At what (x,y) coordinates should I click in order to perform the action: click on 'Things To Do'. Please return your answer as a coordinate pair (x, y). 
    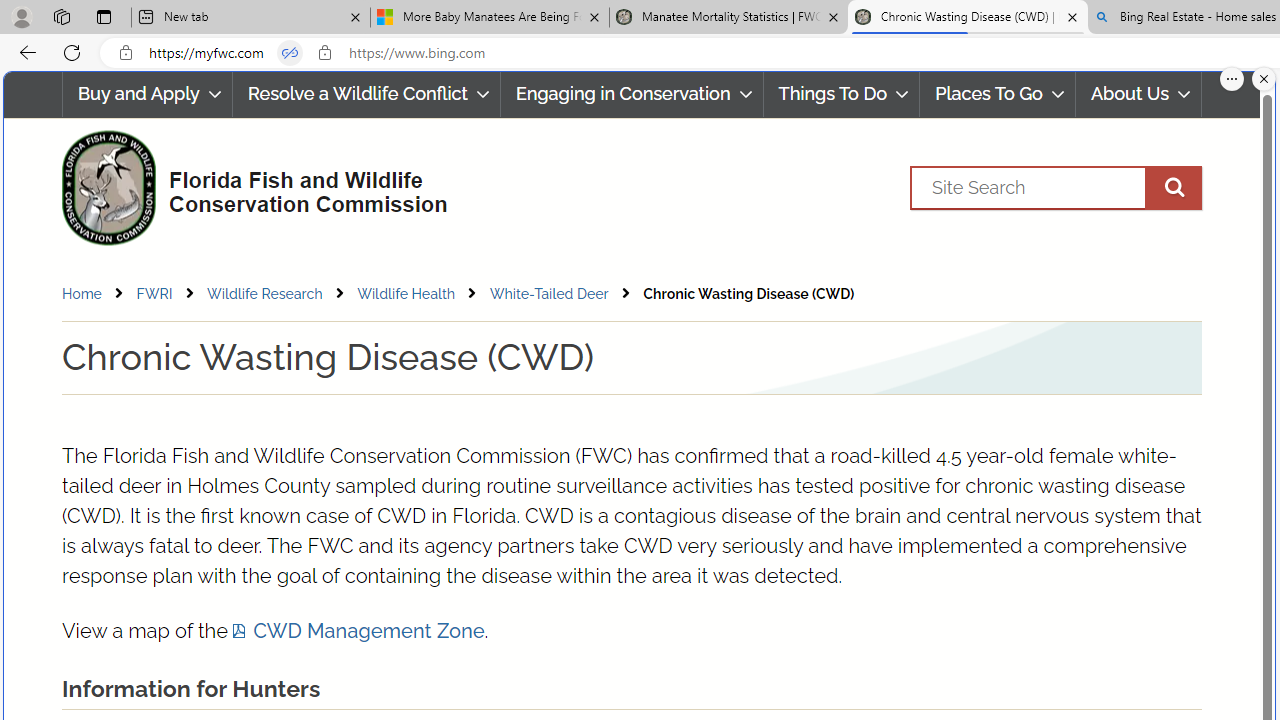
    Looking at the image, I should click on (841, 94).